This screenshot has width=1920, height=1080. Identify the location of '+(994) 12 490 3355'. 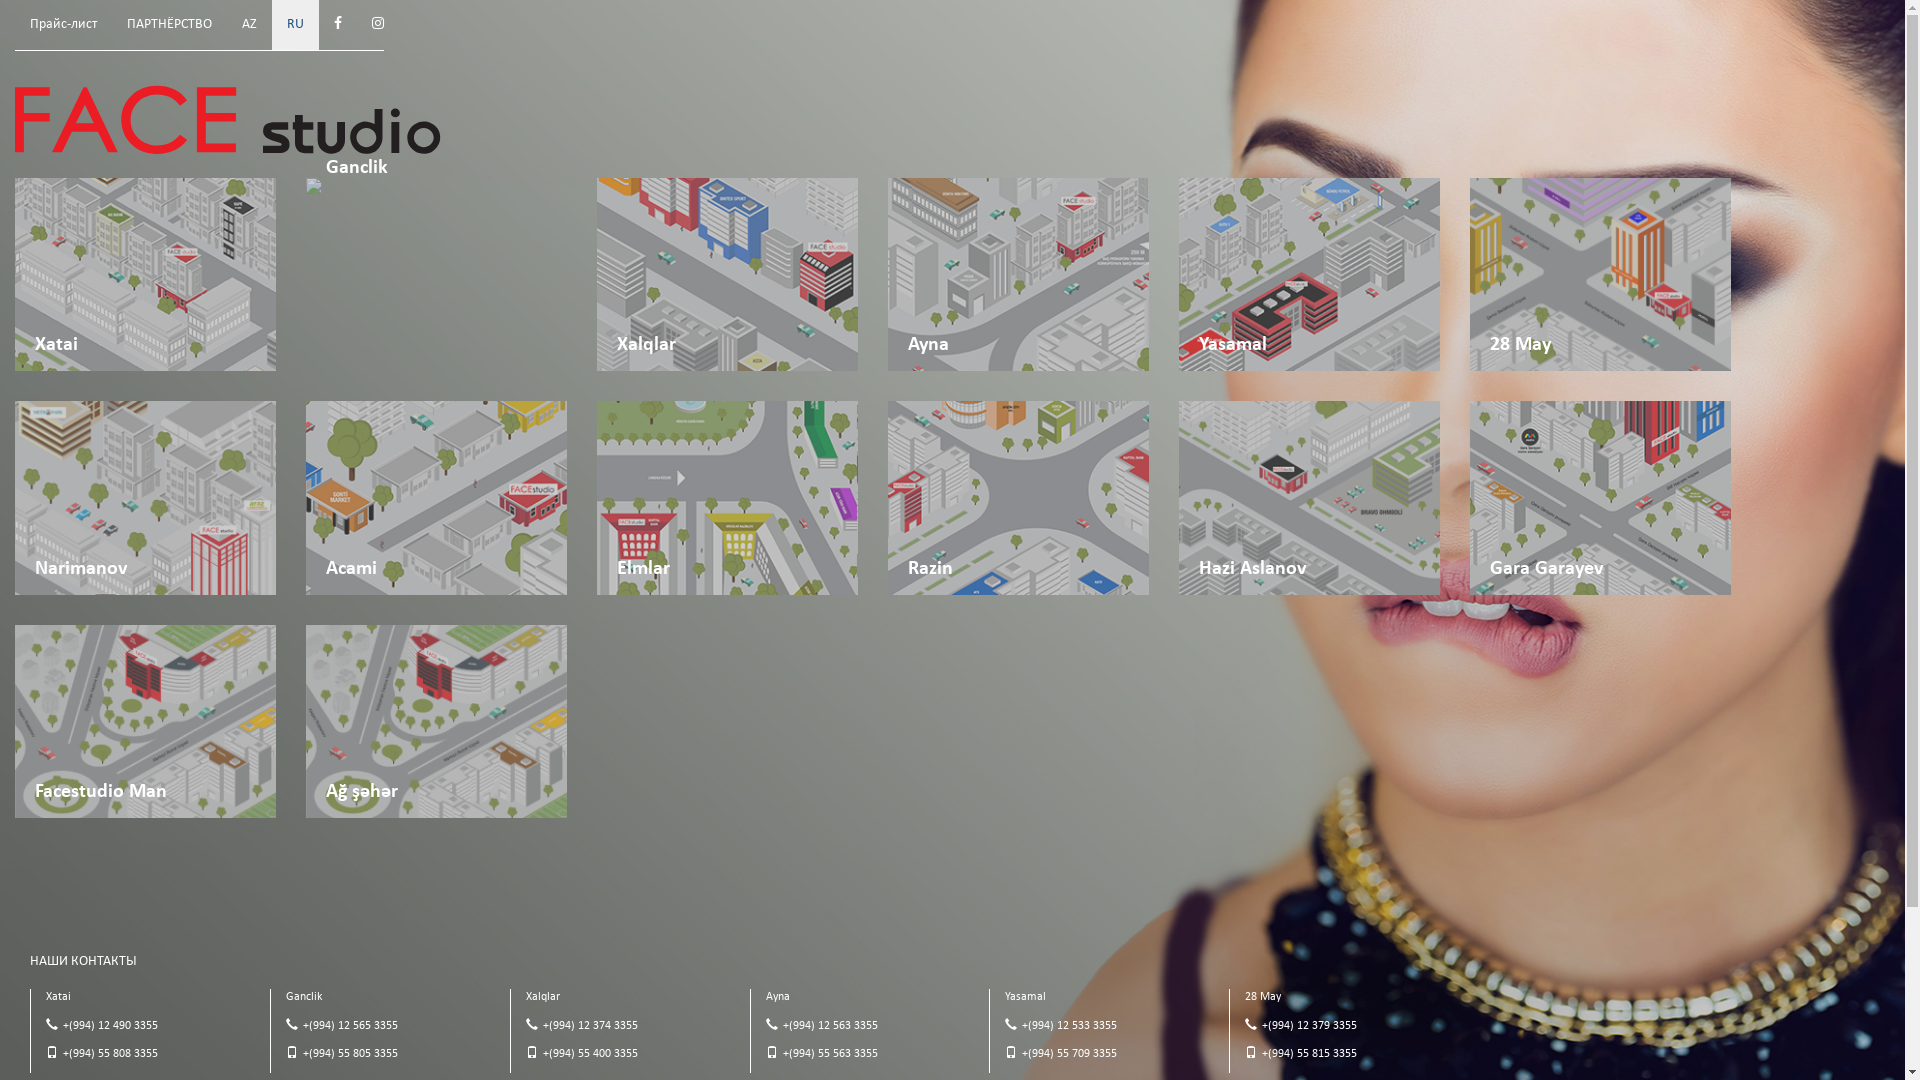
(109, 1026).